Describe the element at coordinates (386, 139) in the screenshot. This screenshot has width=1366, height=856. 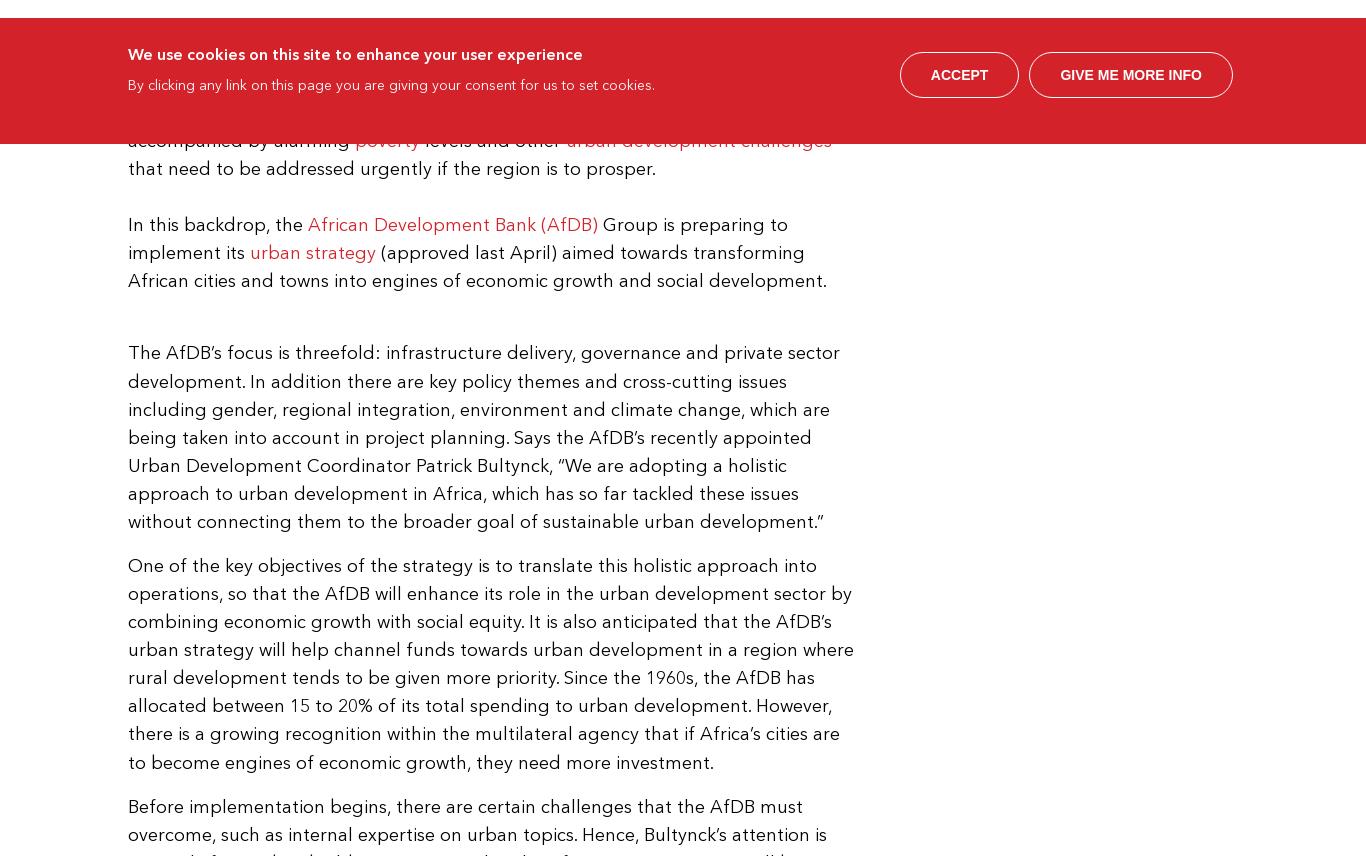
I see `'poverty'` at that location.